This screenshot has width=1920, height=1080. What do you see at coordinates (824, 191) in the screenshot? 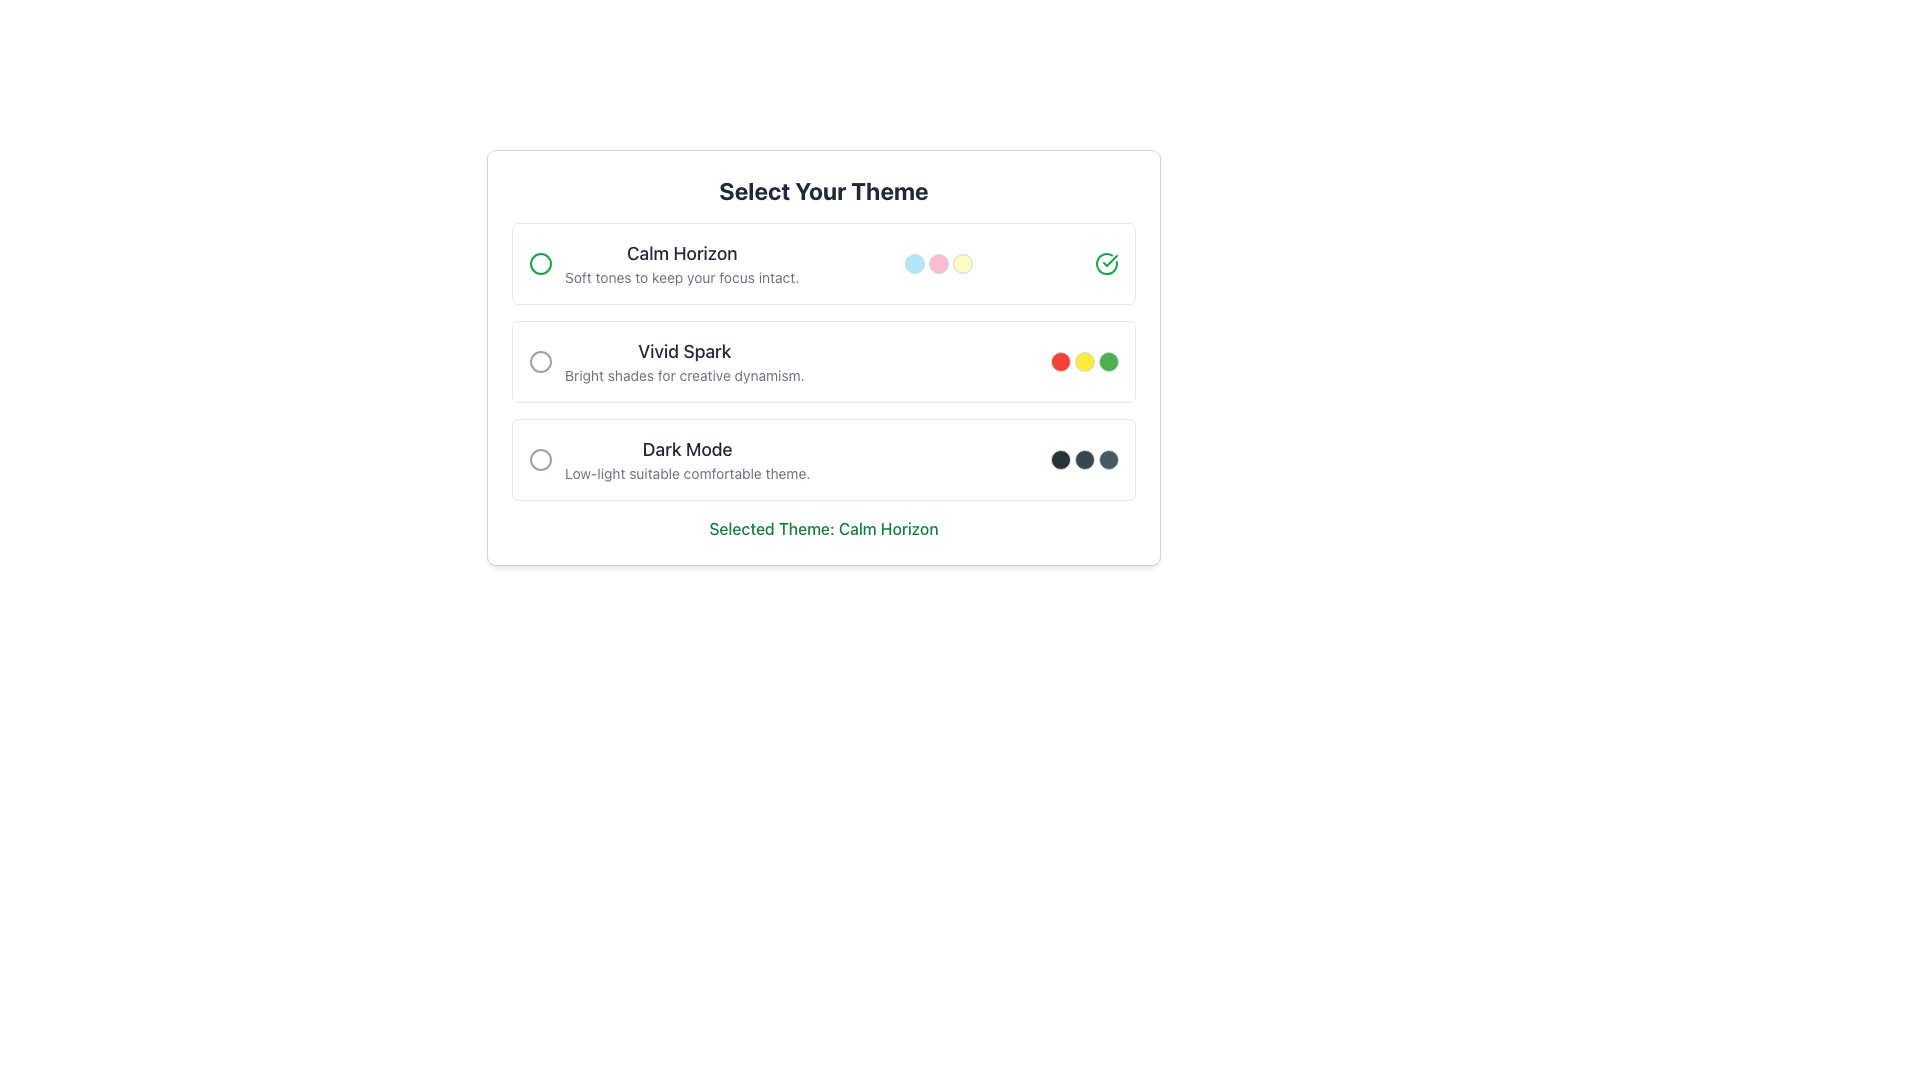
I see `text of the header element that indicates the theme selection purpose, positioned at the top of the panel` at bounding box center [824, 191].